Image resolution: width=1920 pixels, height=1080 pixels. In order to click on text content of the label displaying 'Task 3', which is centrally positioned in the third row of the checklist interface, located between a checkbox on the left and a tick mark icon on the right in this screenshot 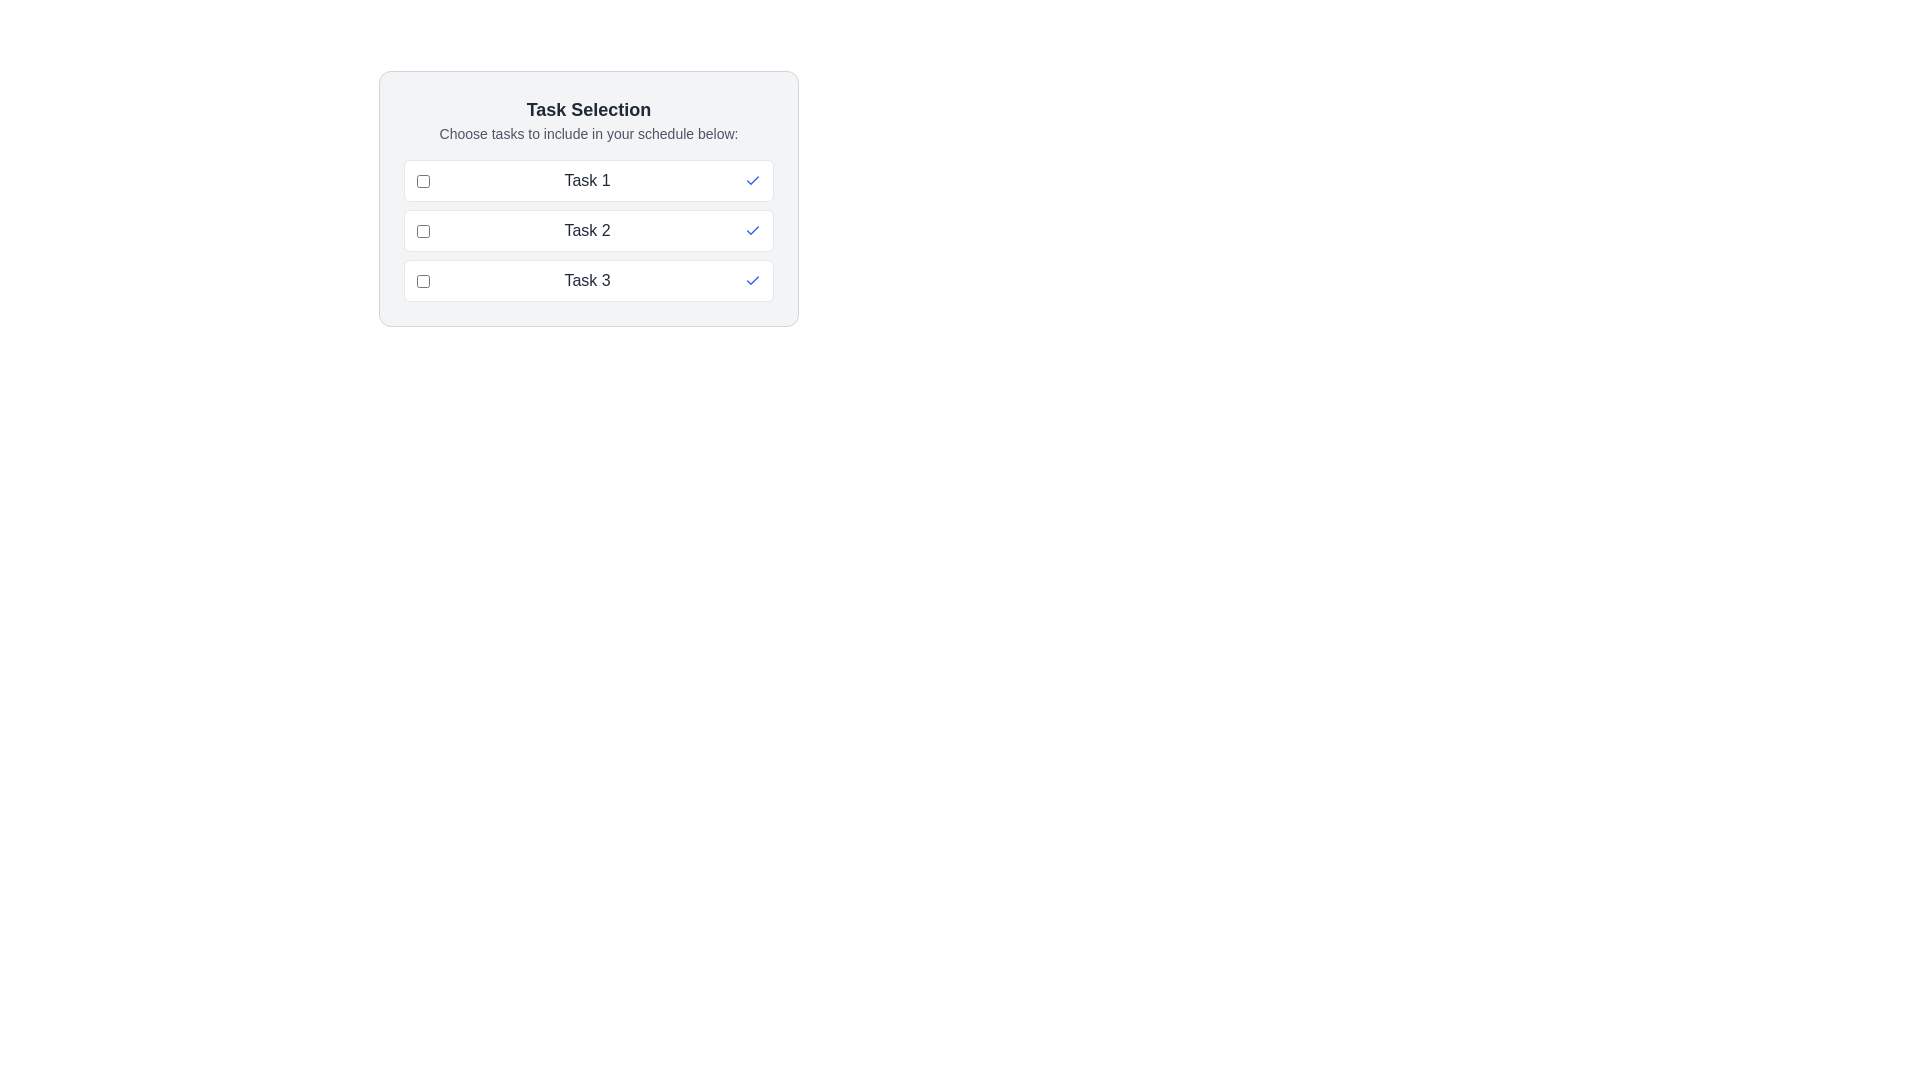, I will do `click(586, 281)`.